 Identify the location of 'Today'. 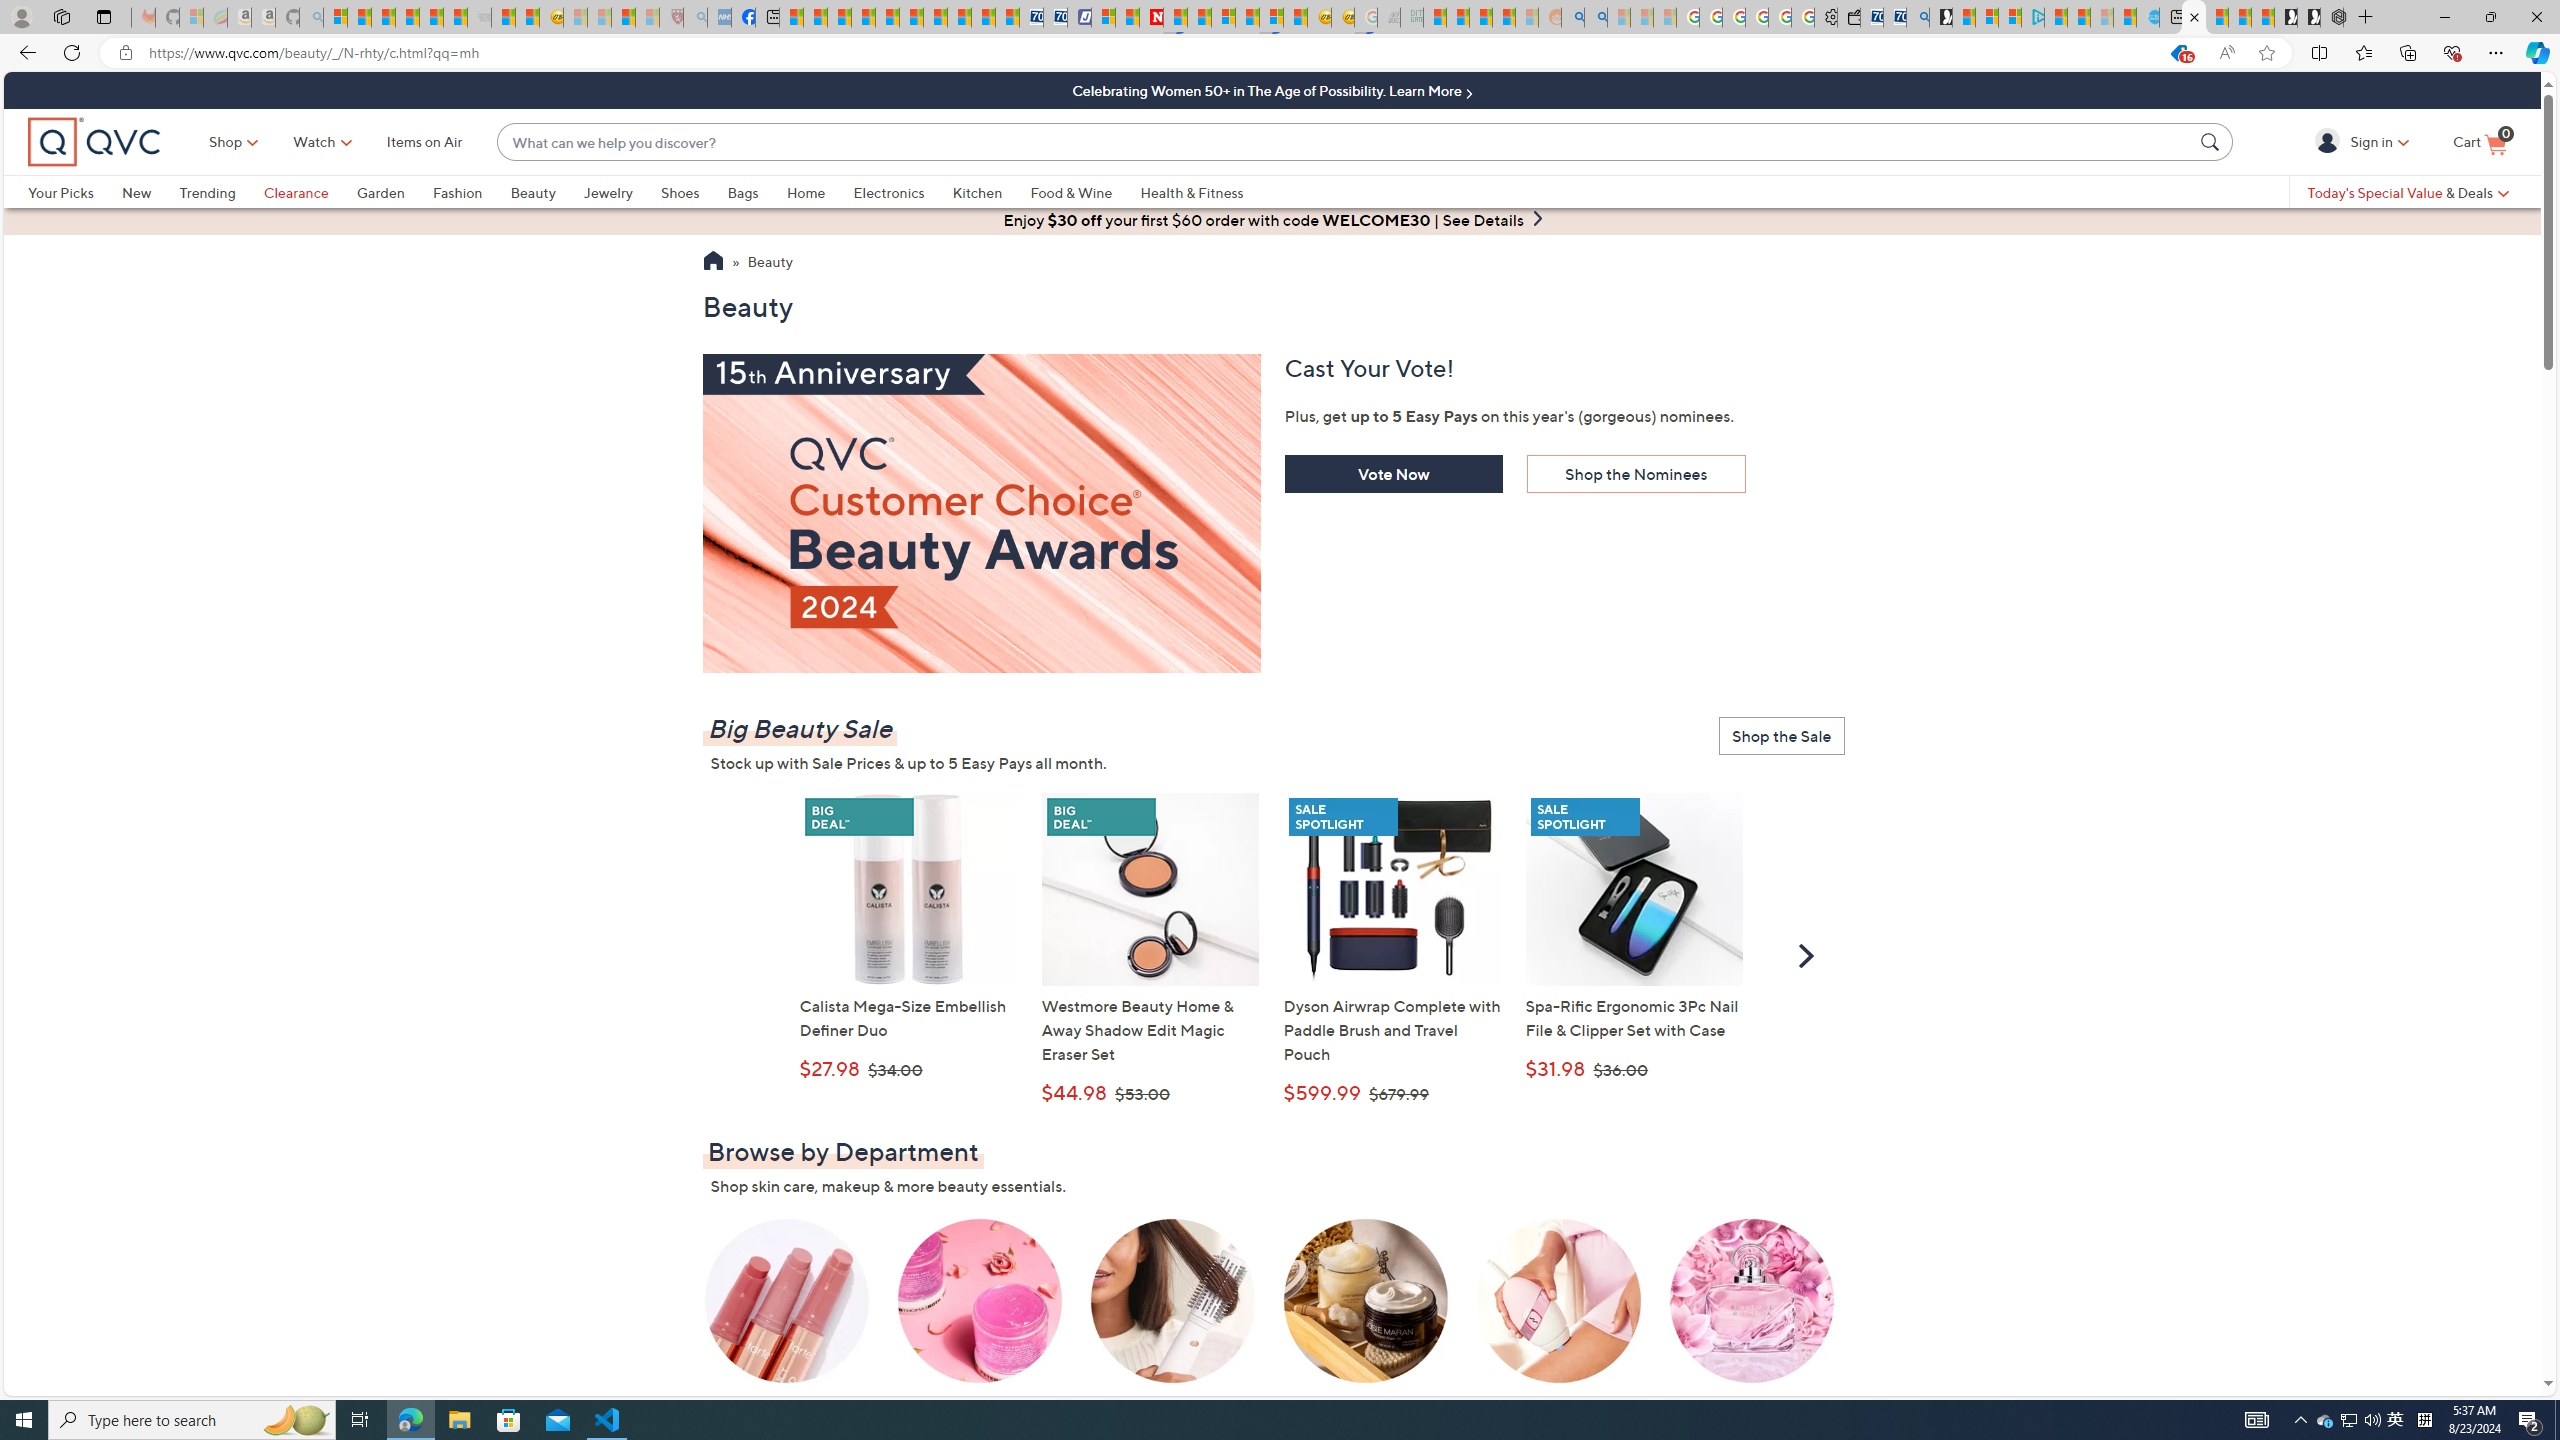
(2406, 191).